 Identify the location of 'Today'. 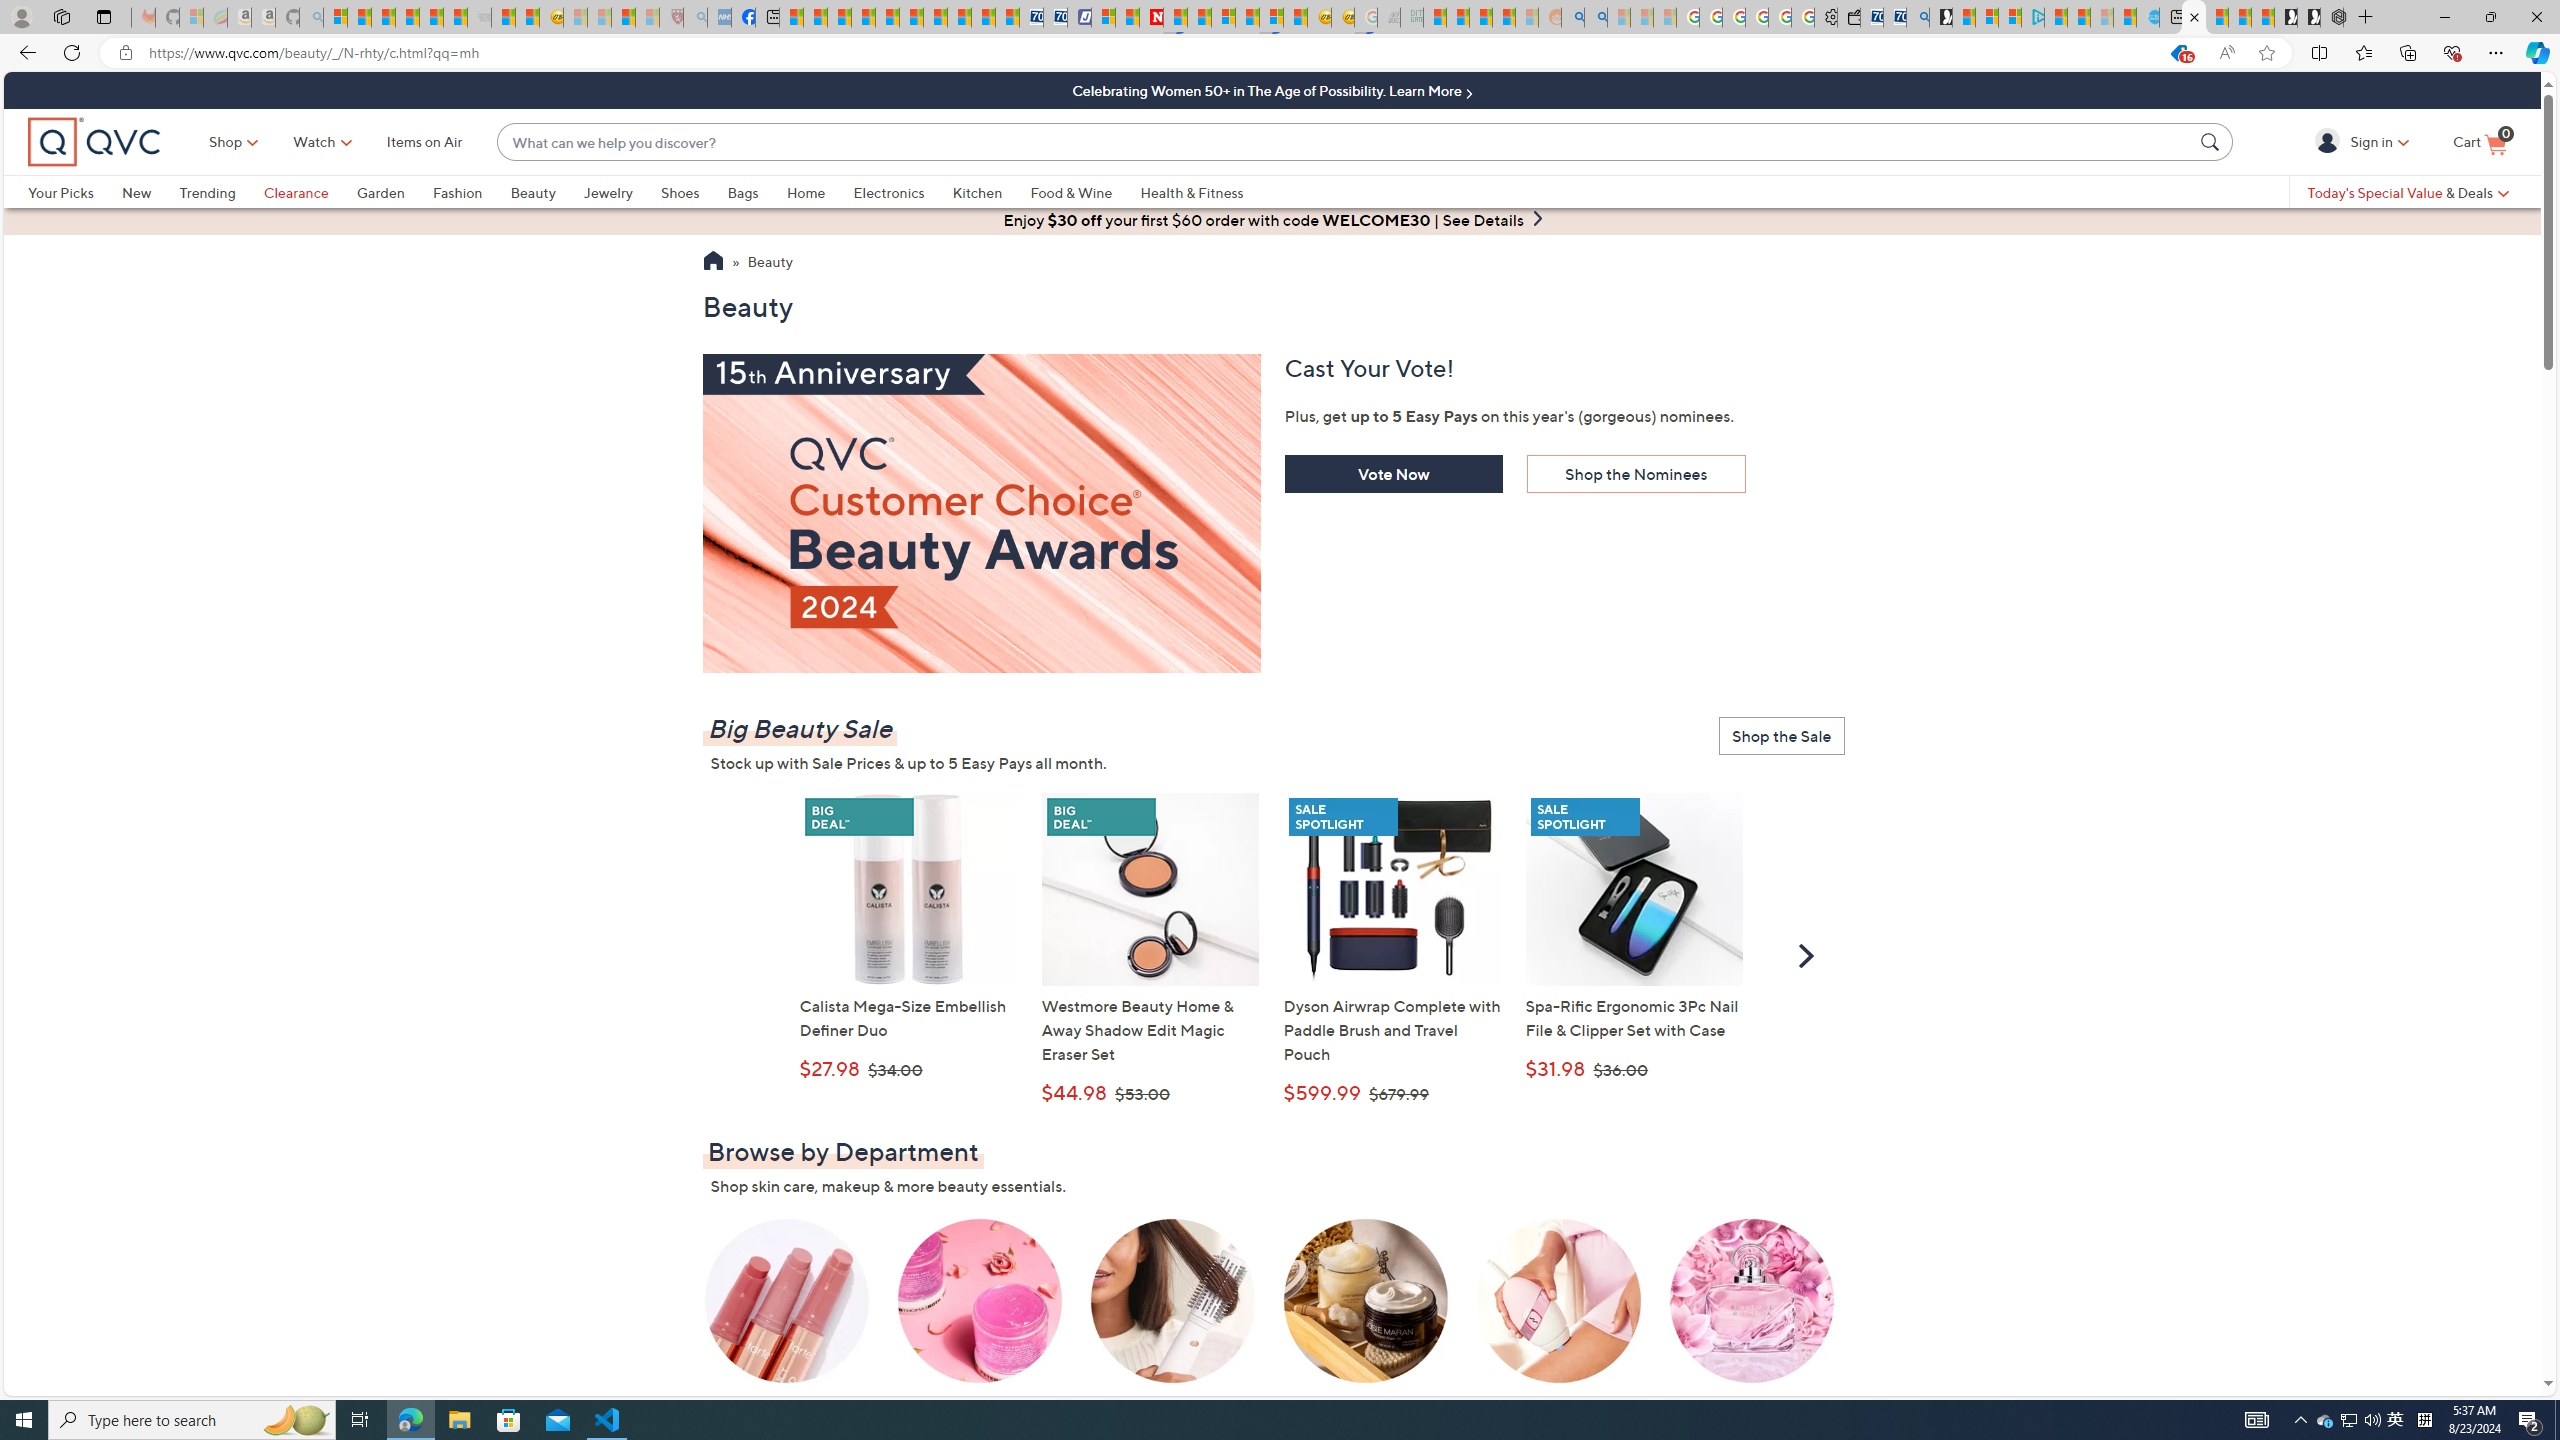
(2406, 191).